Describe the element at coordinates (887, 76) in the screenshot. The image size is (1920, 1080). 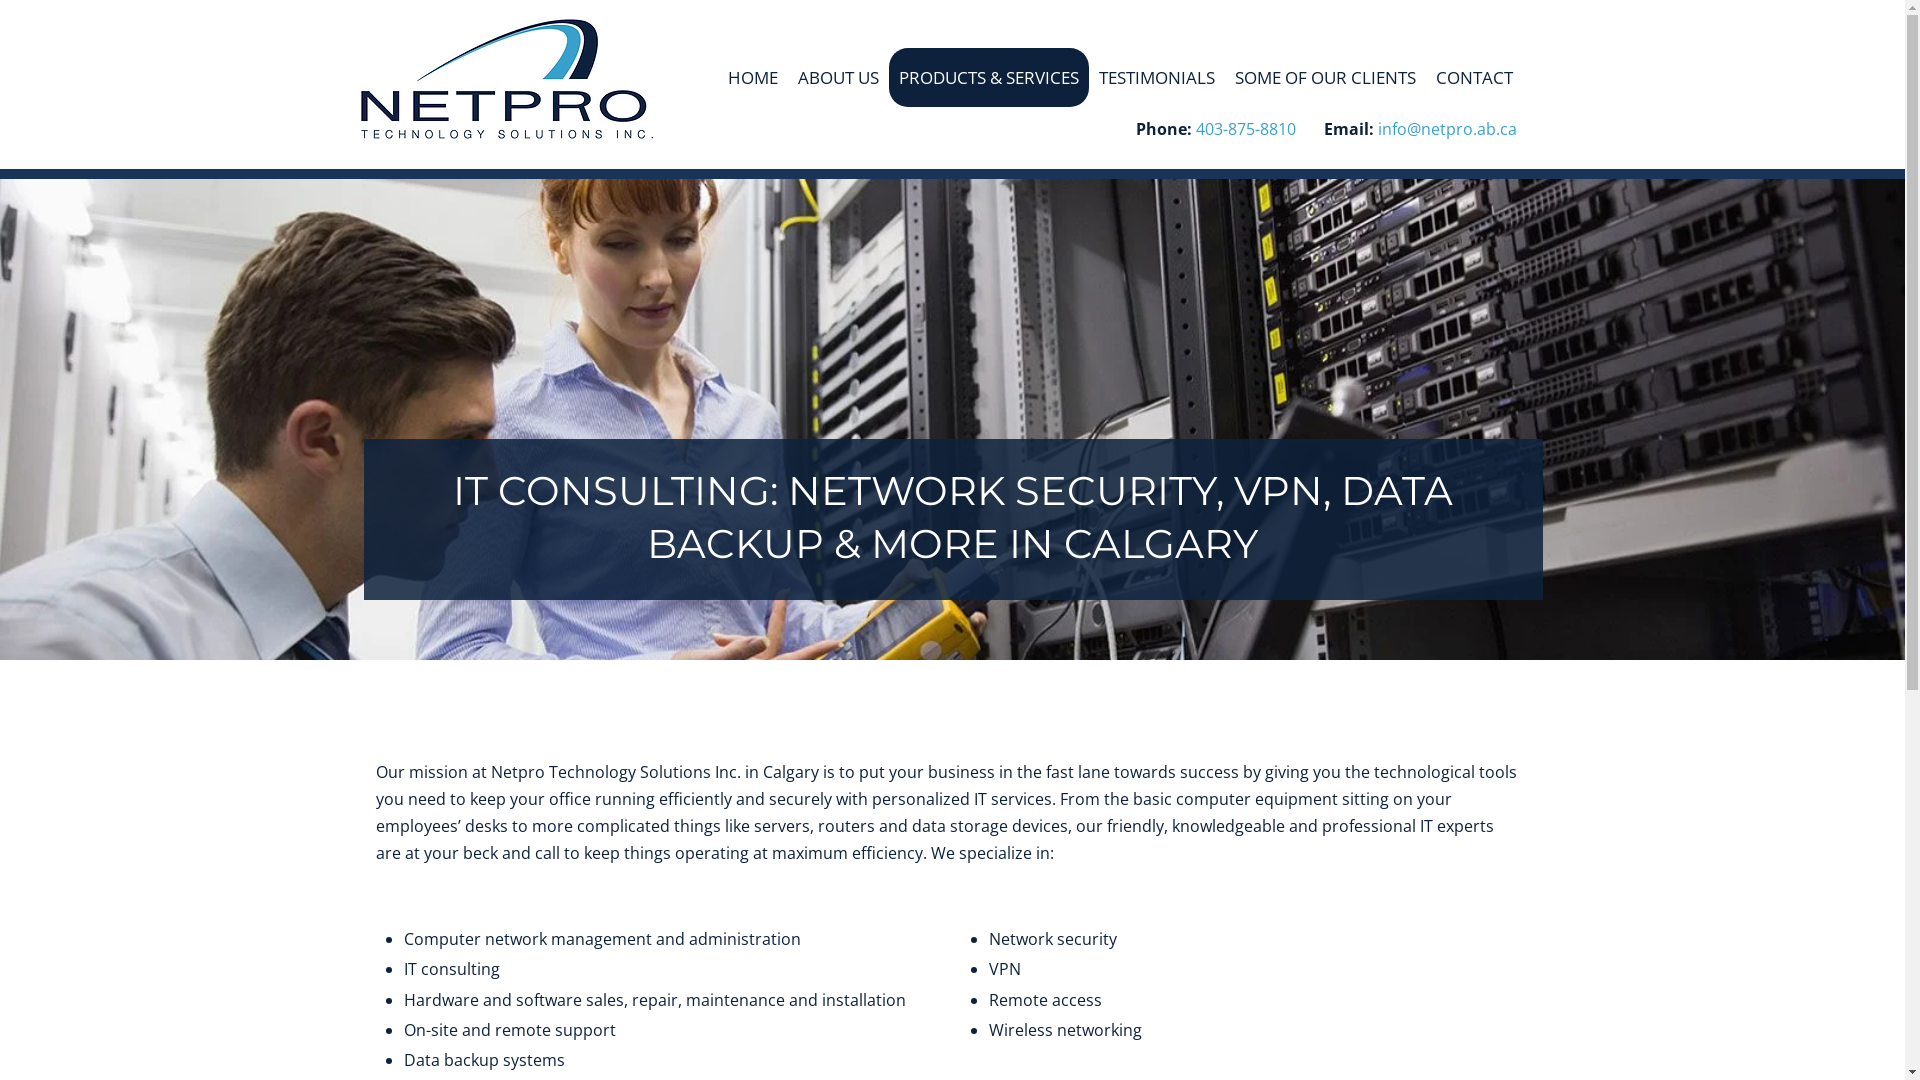
I see `'PRODUCTS & SERVICES'` at that location.